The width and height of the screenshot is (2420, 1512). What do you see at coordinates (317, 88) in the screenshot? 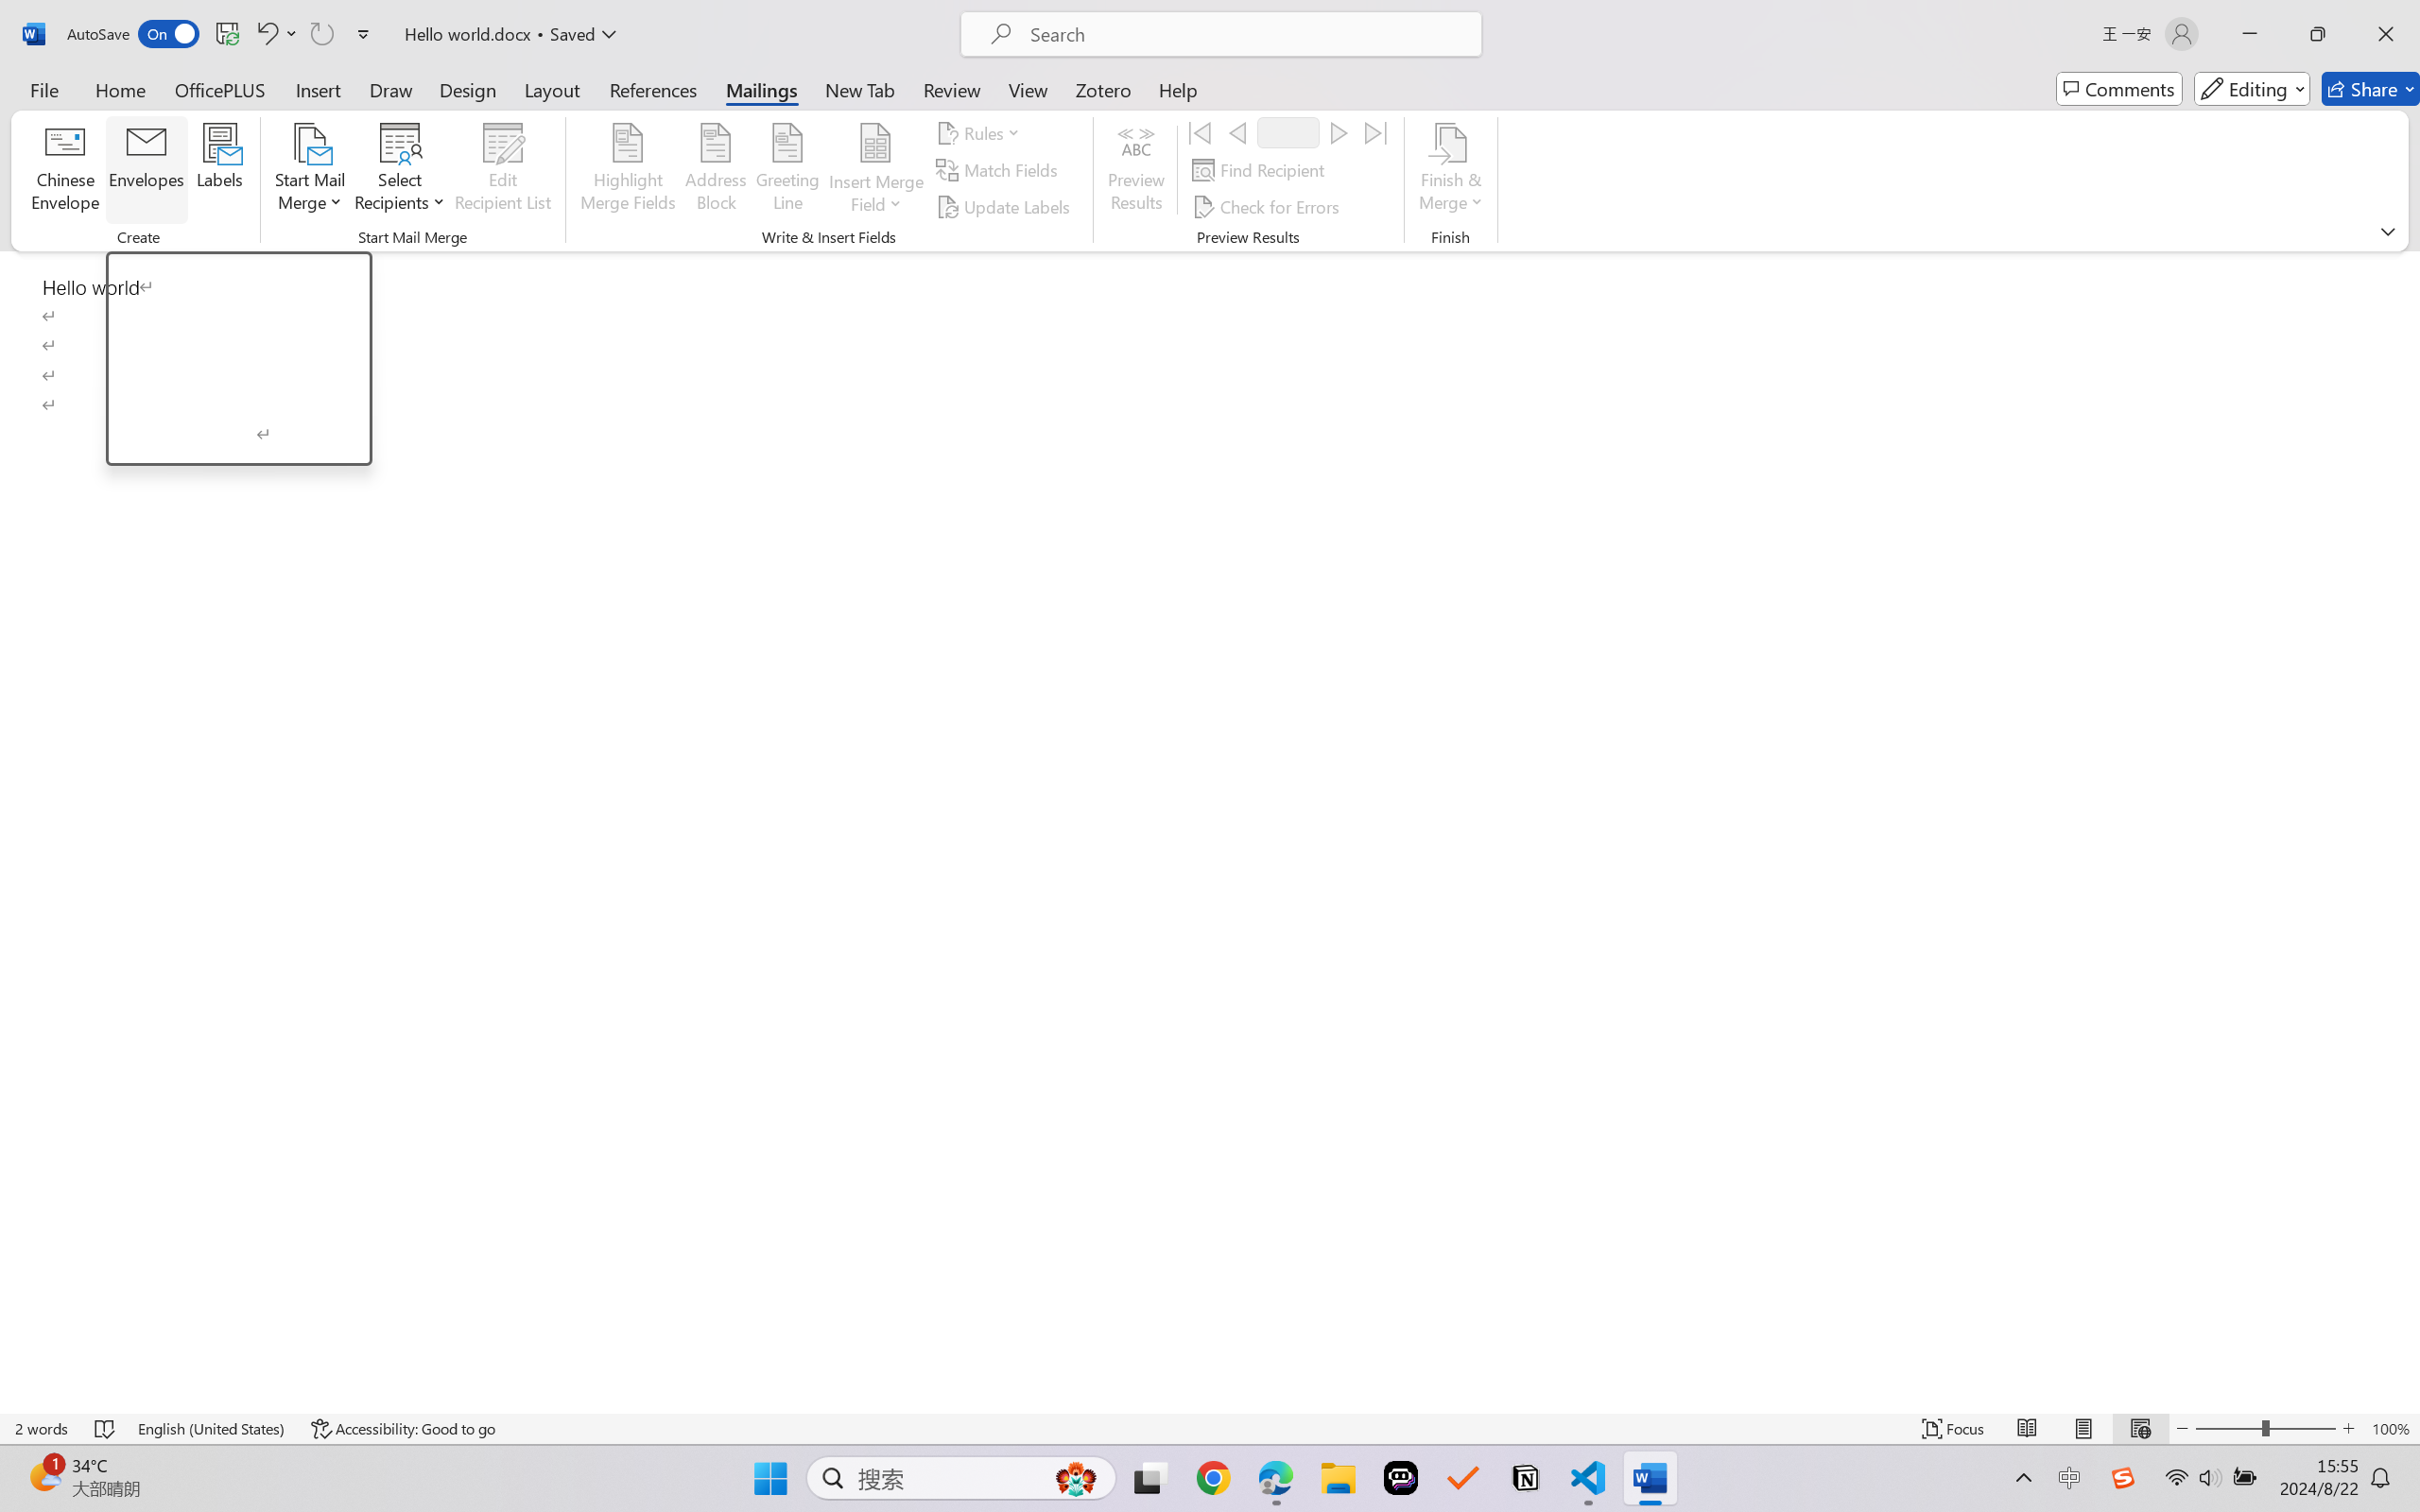
I see `'Insert'` at bounding box center [317, 88].